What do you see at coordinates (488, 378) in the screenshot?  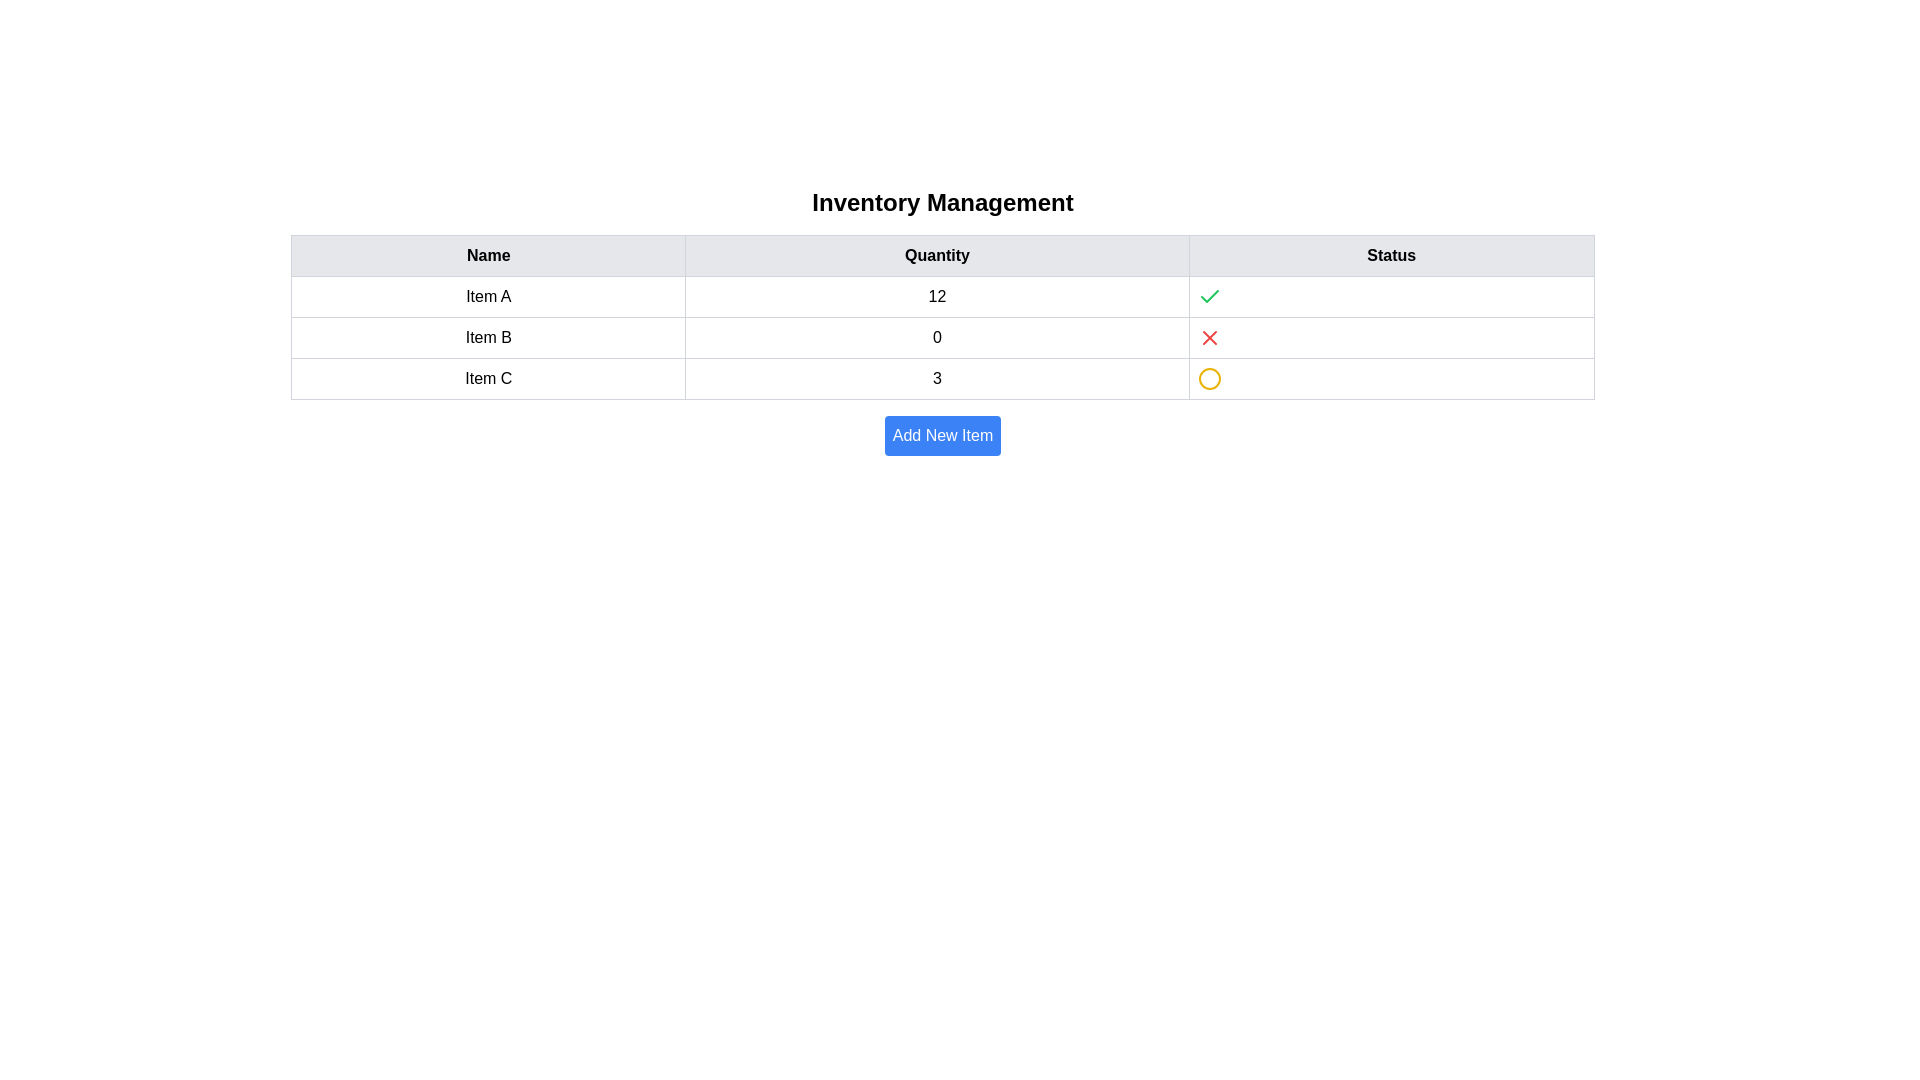 I see `the label in the third row of the 'Name' column that identifies the inventory item, which is located next to the Quantity value '3' and a yellow status indicator` at bounding box center [488, 378].